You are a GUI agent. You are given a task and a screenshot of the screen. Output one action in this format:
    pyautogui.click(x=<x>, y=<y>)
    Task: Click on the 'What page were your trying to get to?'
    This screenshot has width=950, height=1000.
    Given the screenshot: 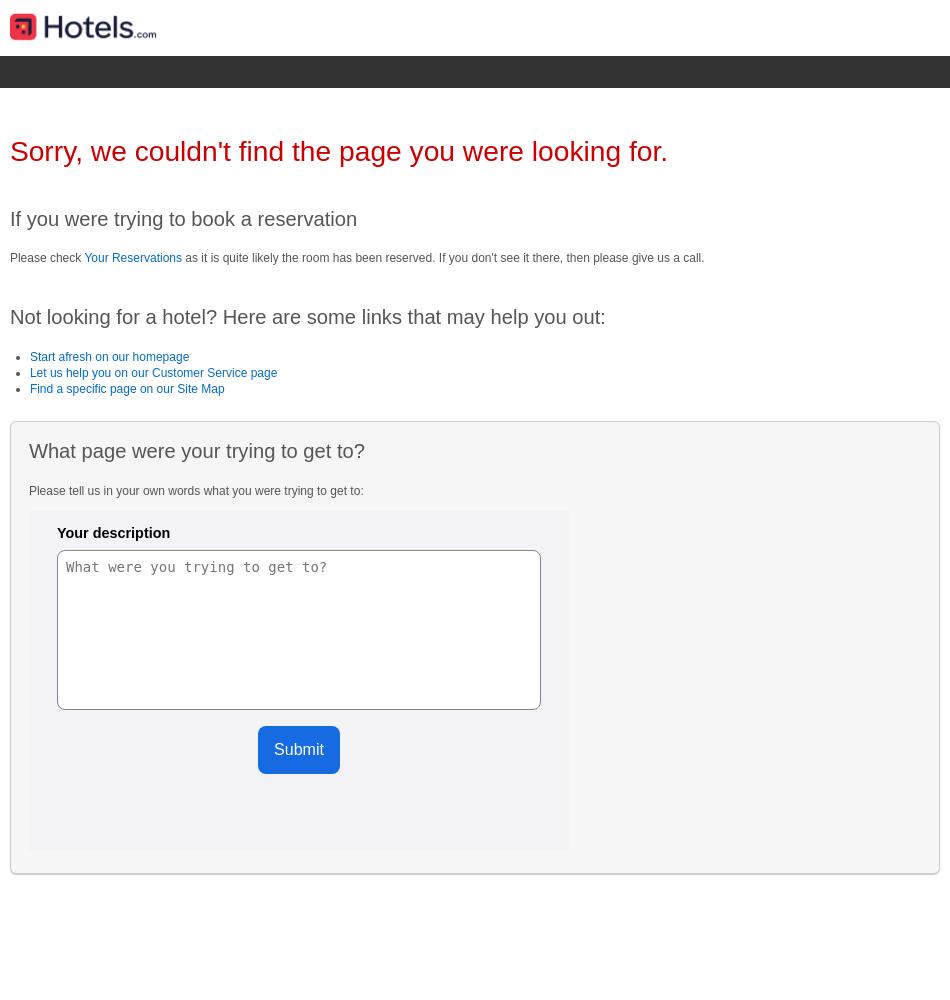 What is the action you would take?
    pyautogui.click(x=196, y=450)
    